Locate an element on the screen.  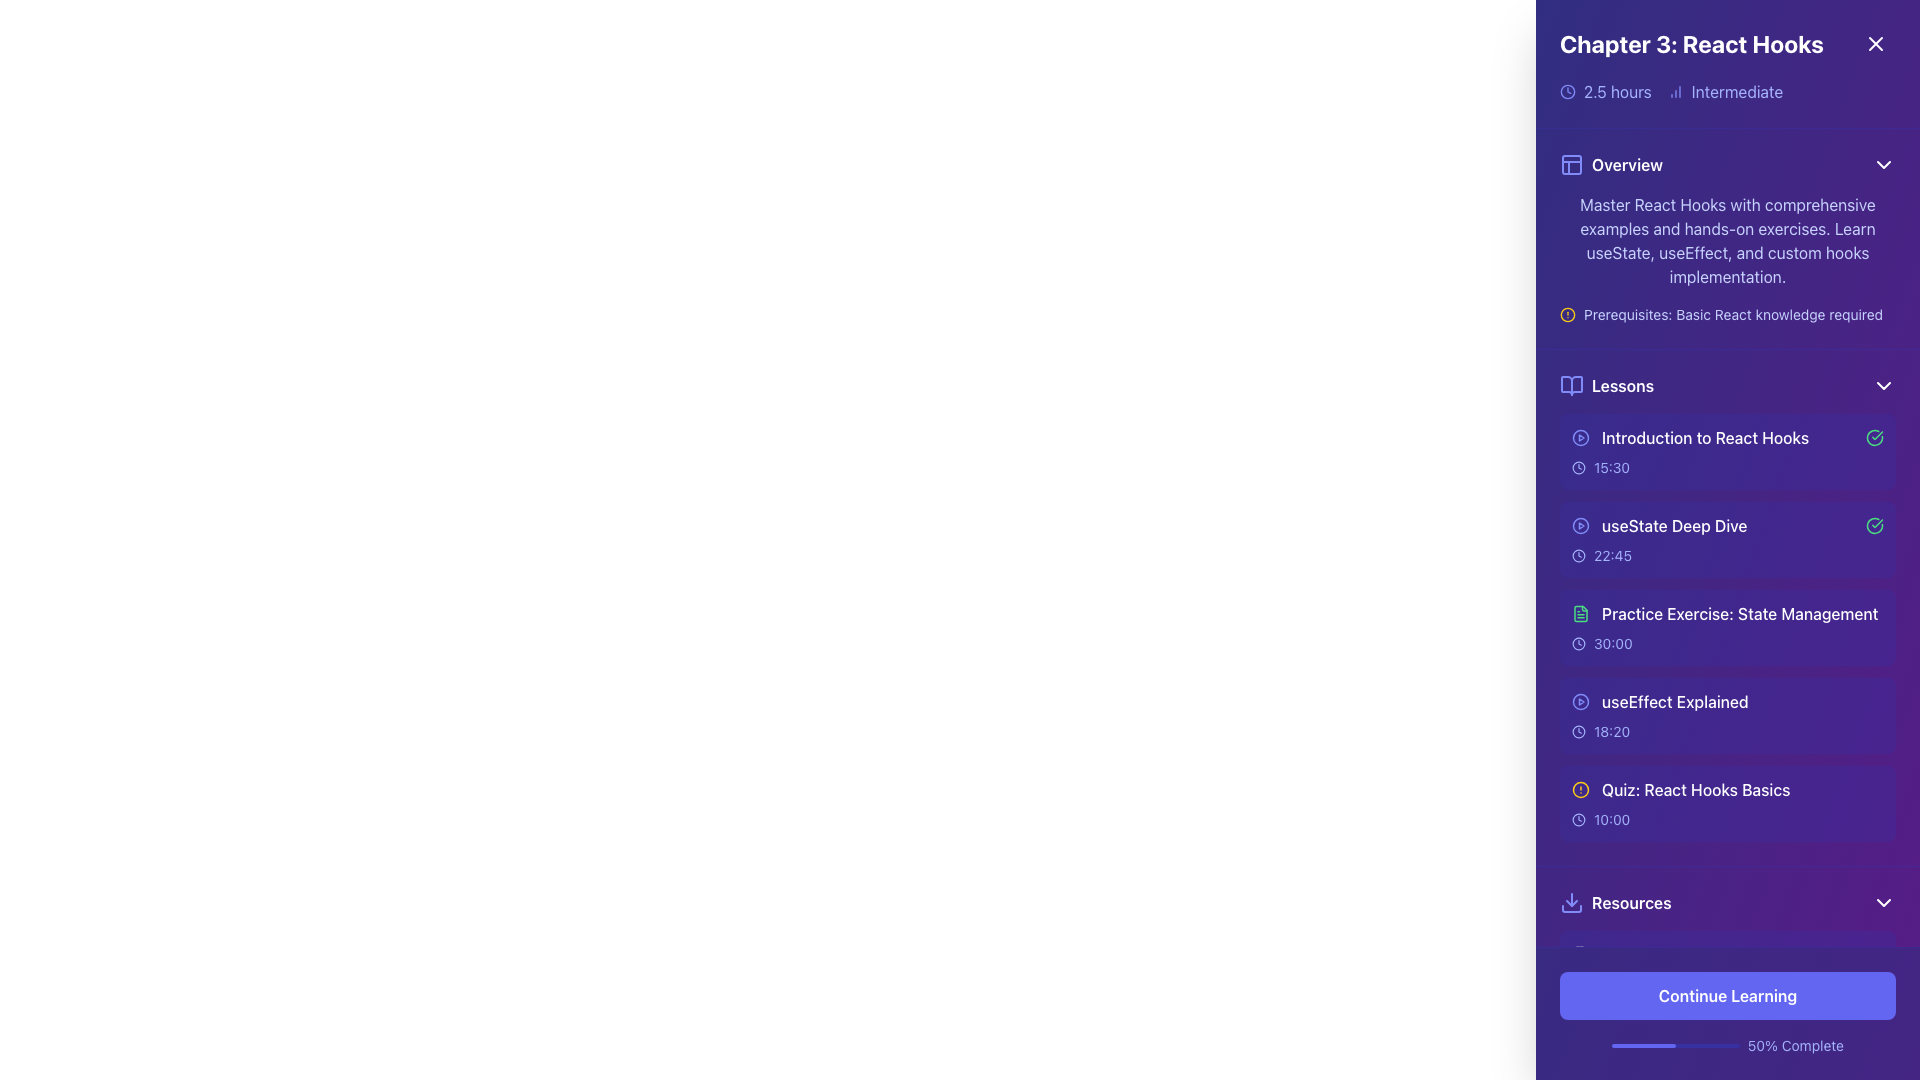
the list item containing the icon of a green document and the text 'Practice Exercise: State Management' is located at coordinates (1723, 612).